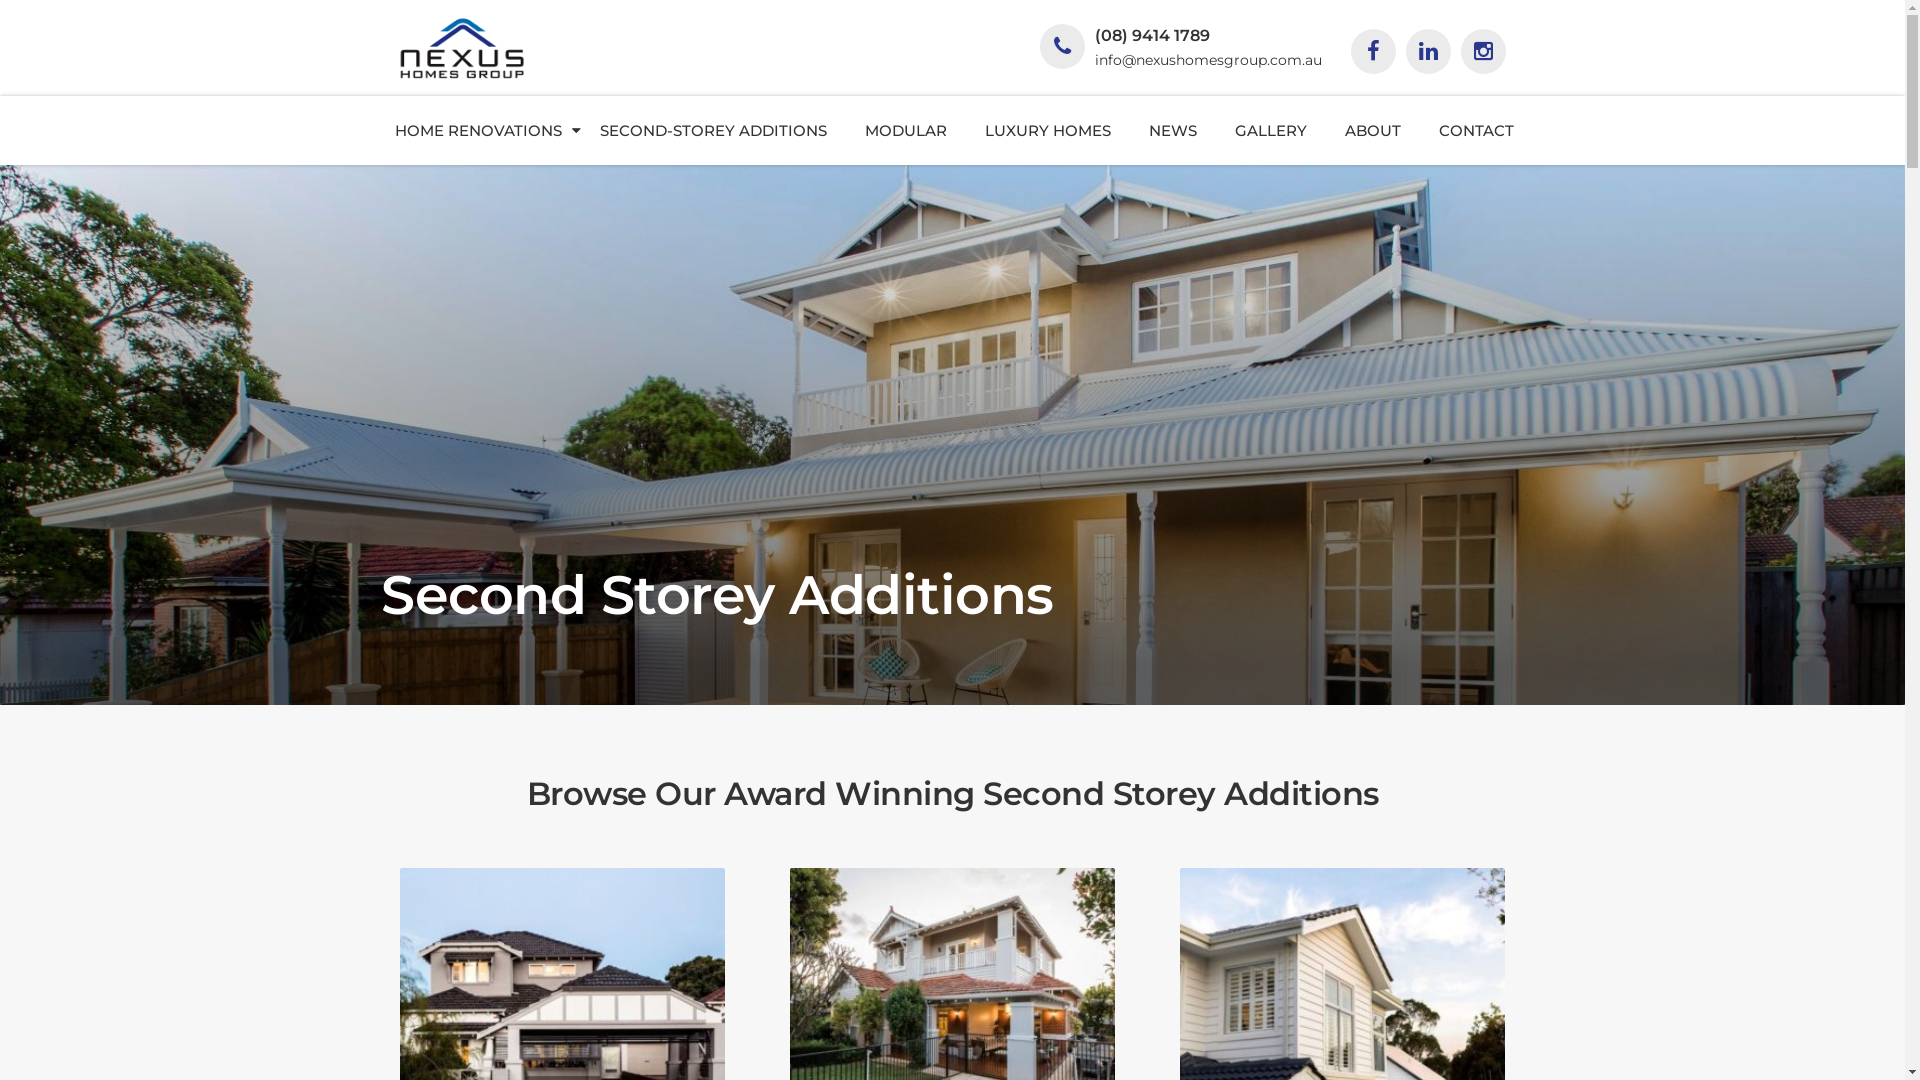  I want to click on 'CONTACT', so click(1476, 130).